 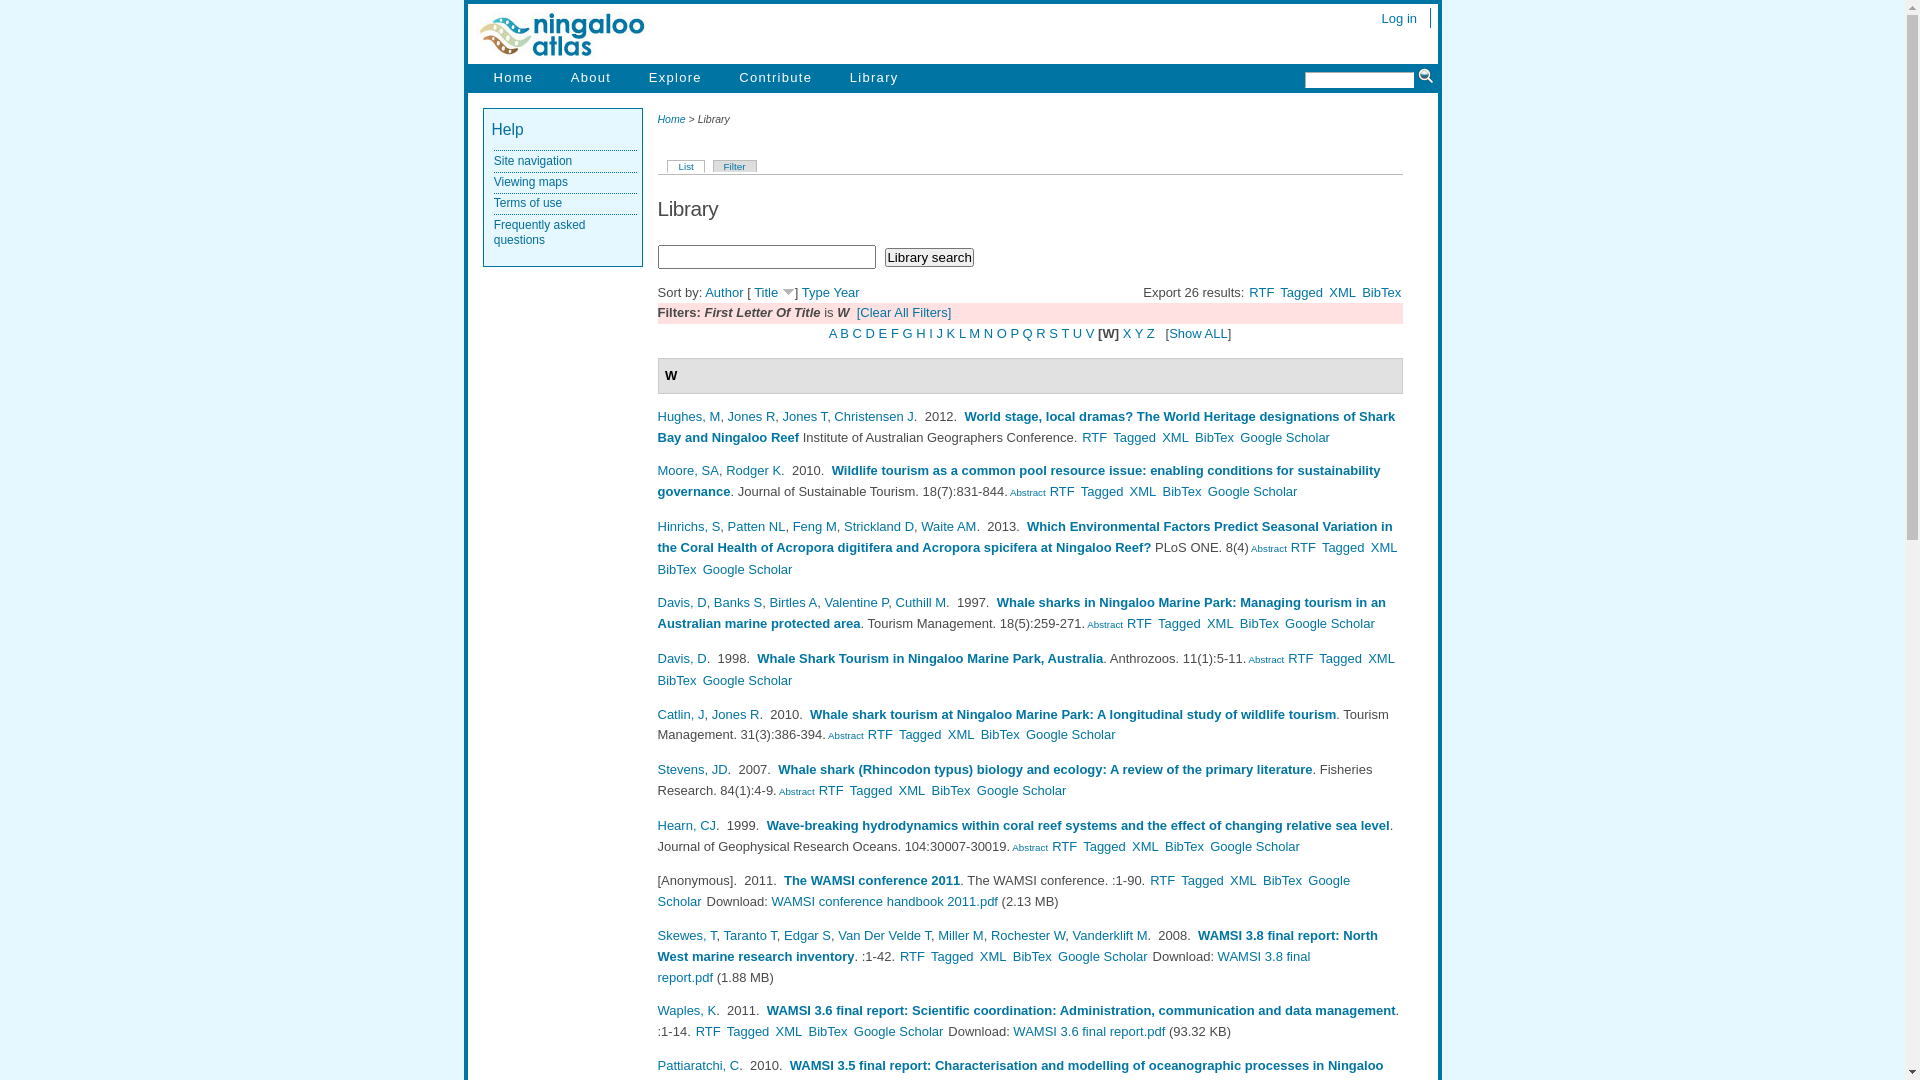 What do you see at coordinates (960, 935) in the screenshot?
I see `'Miller M'` at bounding box center [960, 935].